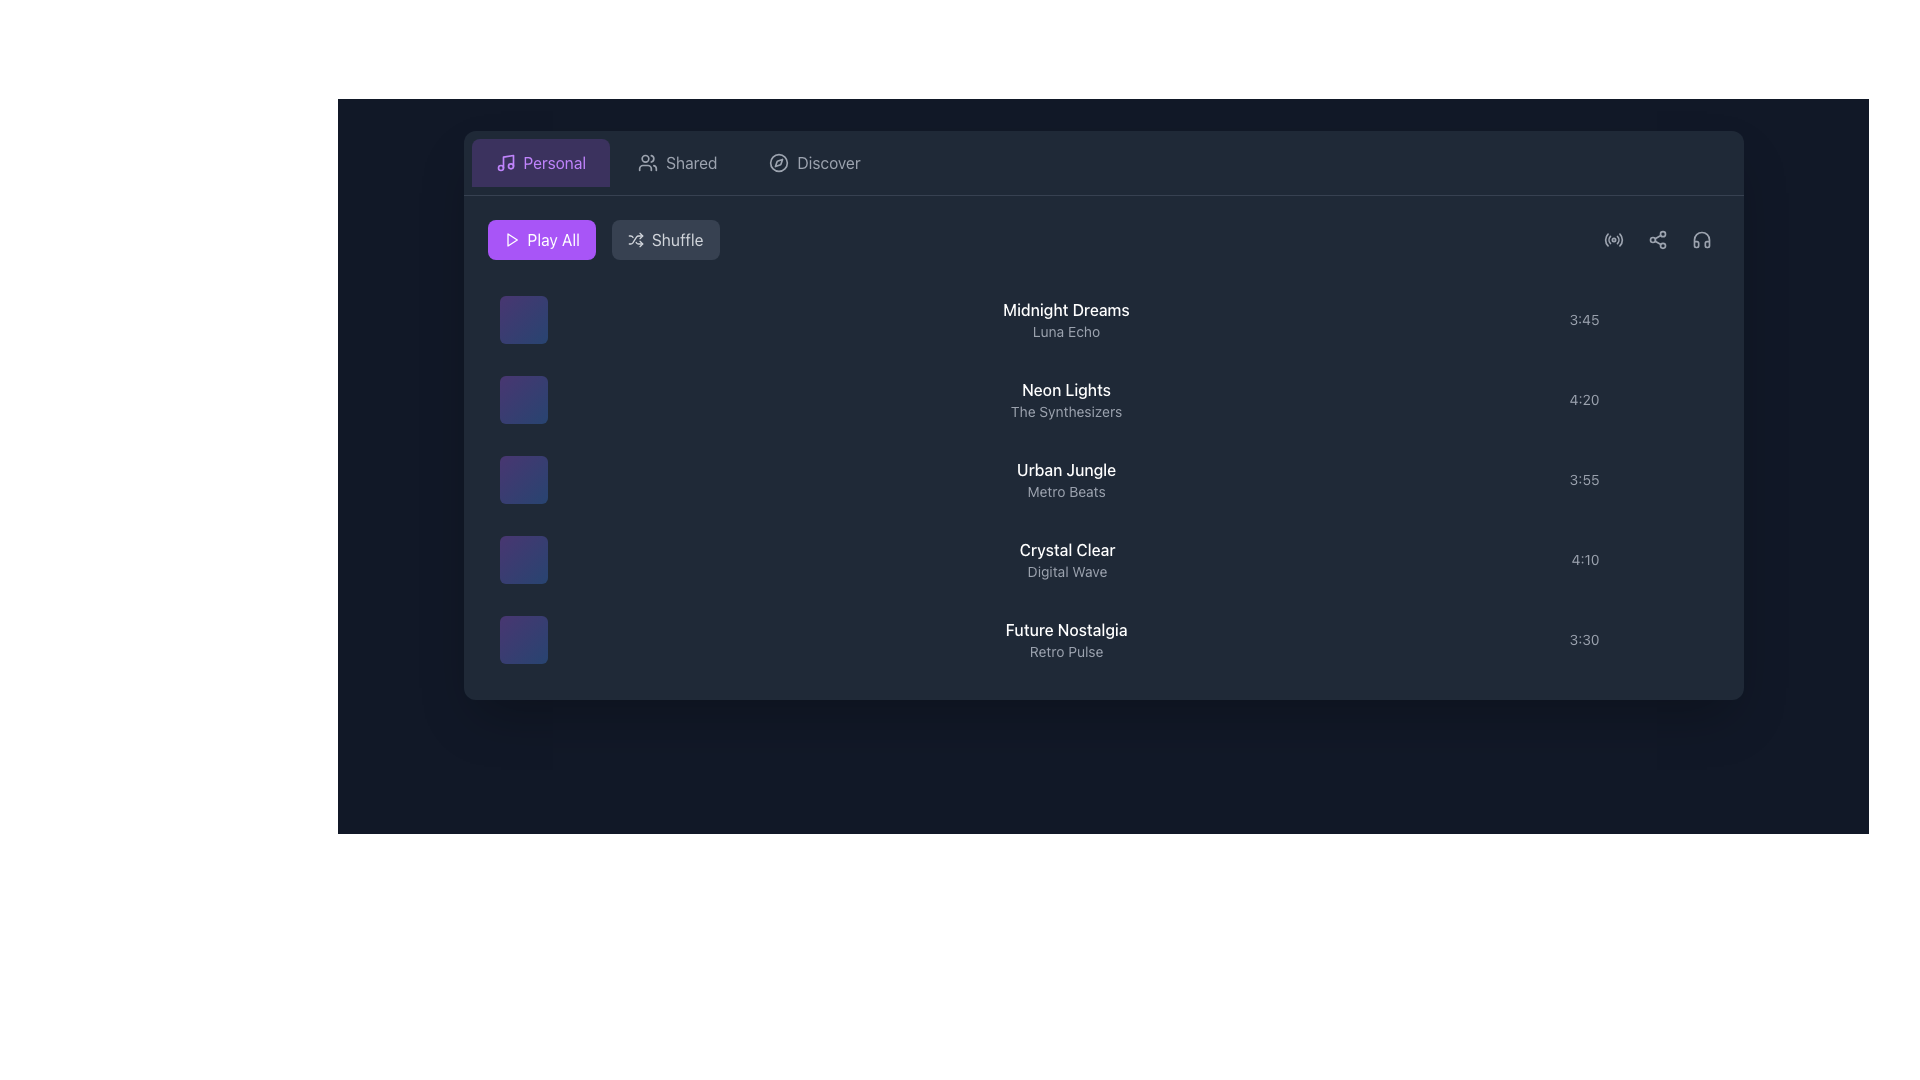 The height and width of the screenshot is (1080, 1920). What do you see at coordinates (634, 238) in the screenshot?
I see `the shuffle icon located within the 'Shuffle' button at the top center-right of the playback control section, adjacent to the text label 'Shuffle'` at bounding box center [634, 238].